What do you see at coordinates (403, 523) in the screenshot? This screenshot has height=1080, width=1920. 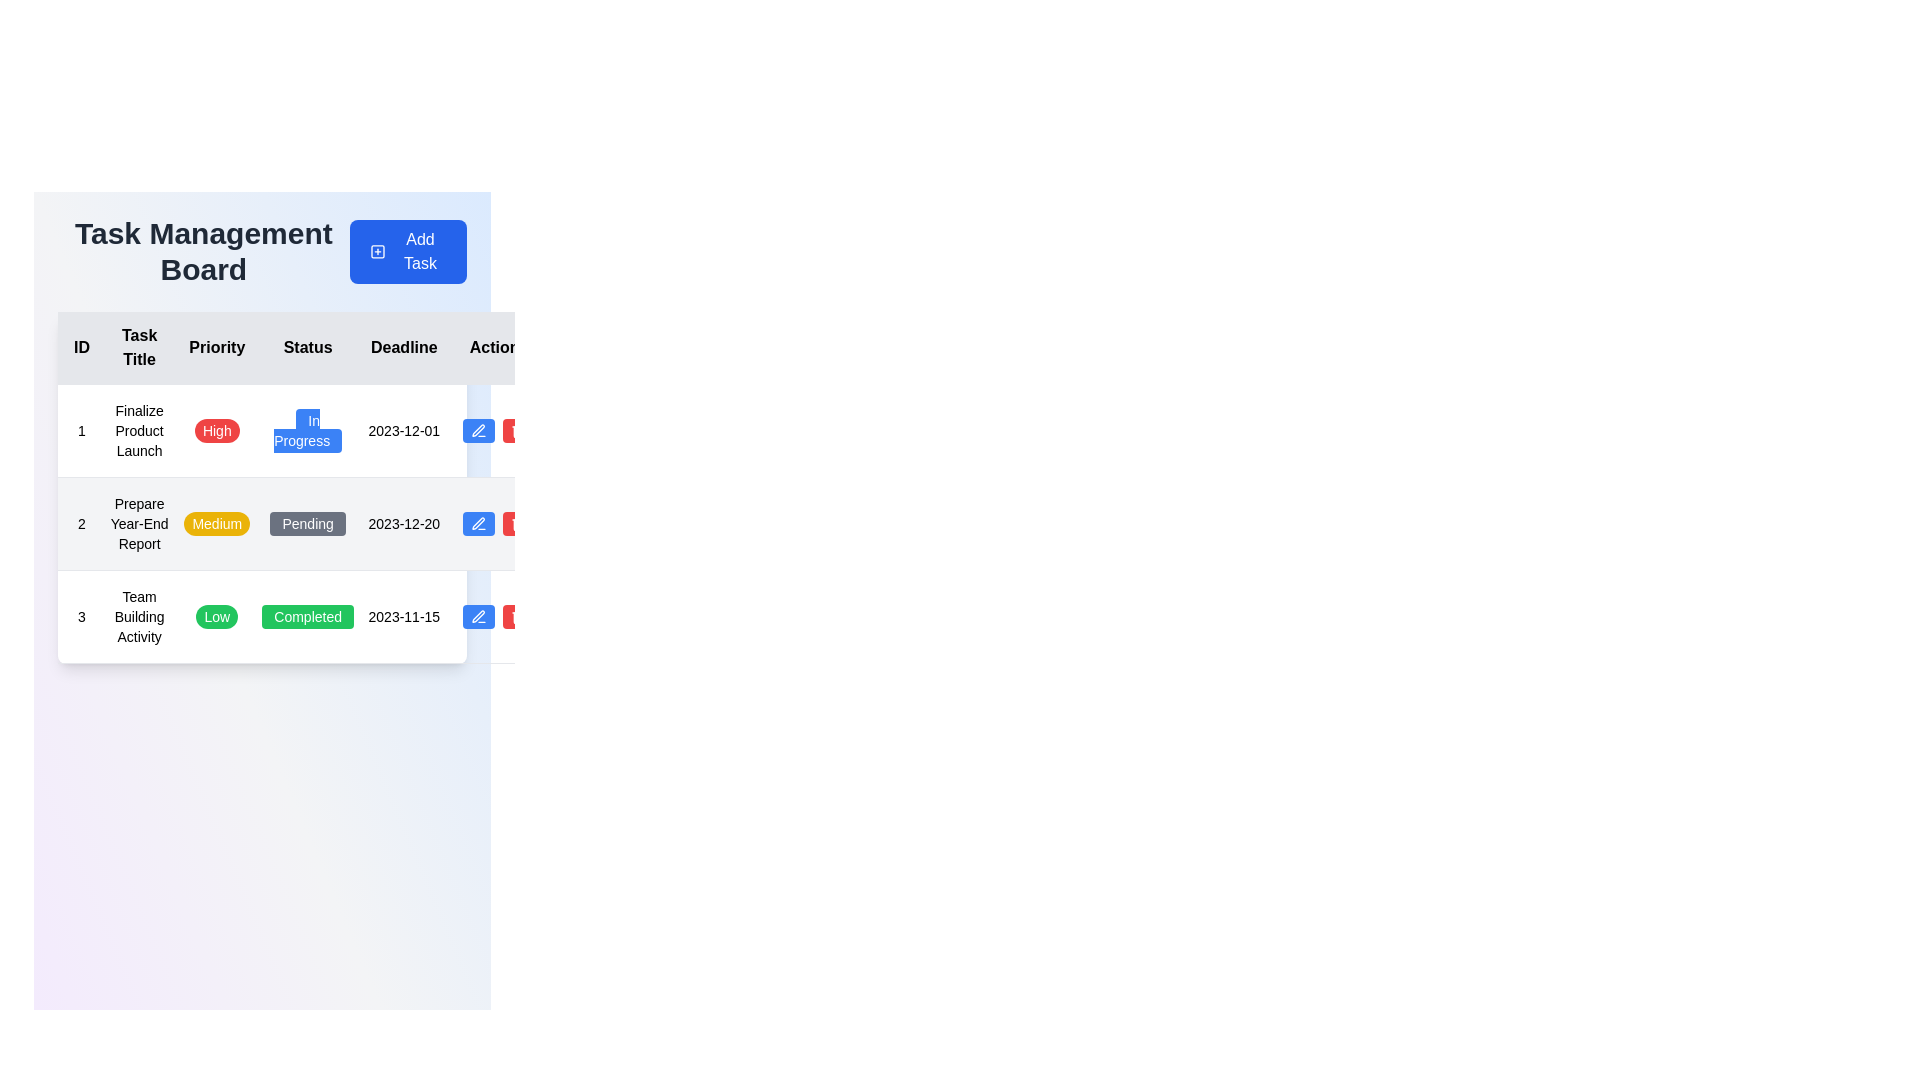 I see `the static text field indicating the deadline for the task 'Prepare Year-End Report' located in the second row of the 'Deadline' column in the task management table` at bounding box center [403, 523].